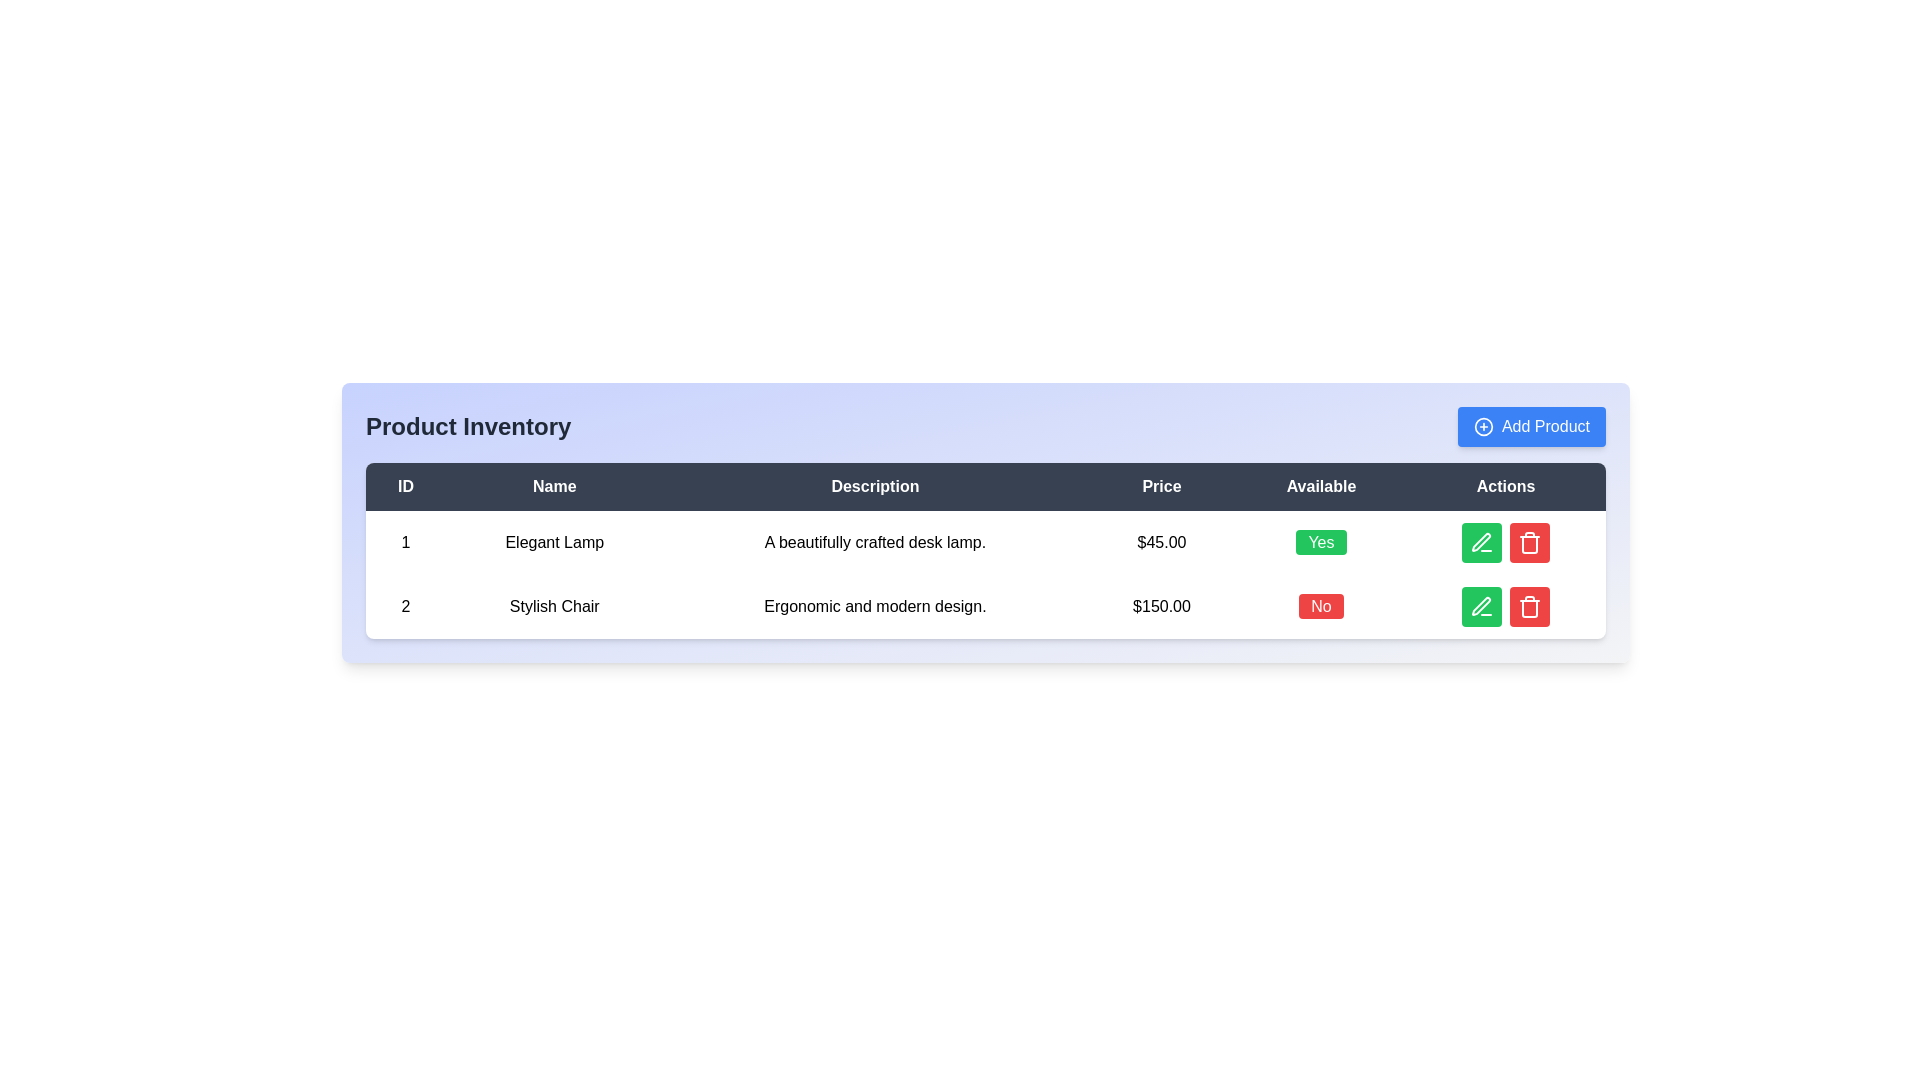  I want to click on the red button with a trash bin icon located in the second row of the 'Actions' column, so click(1529, 543).